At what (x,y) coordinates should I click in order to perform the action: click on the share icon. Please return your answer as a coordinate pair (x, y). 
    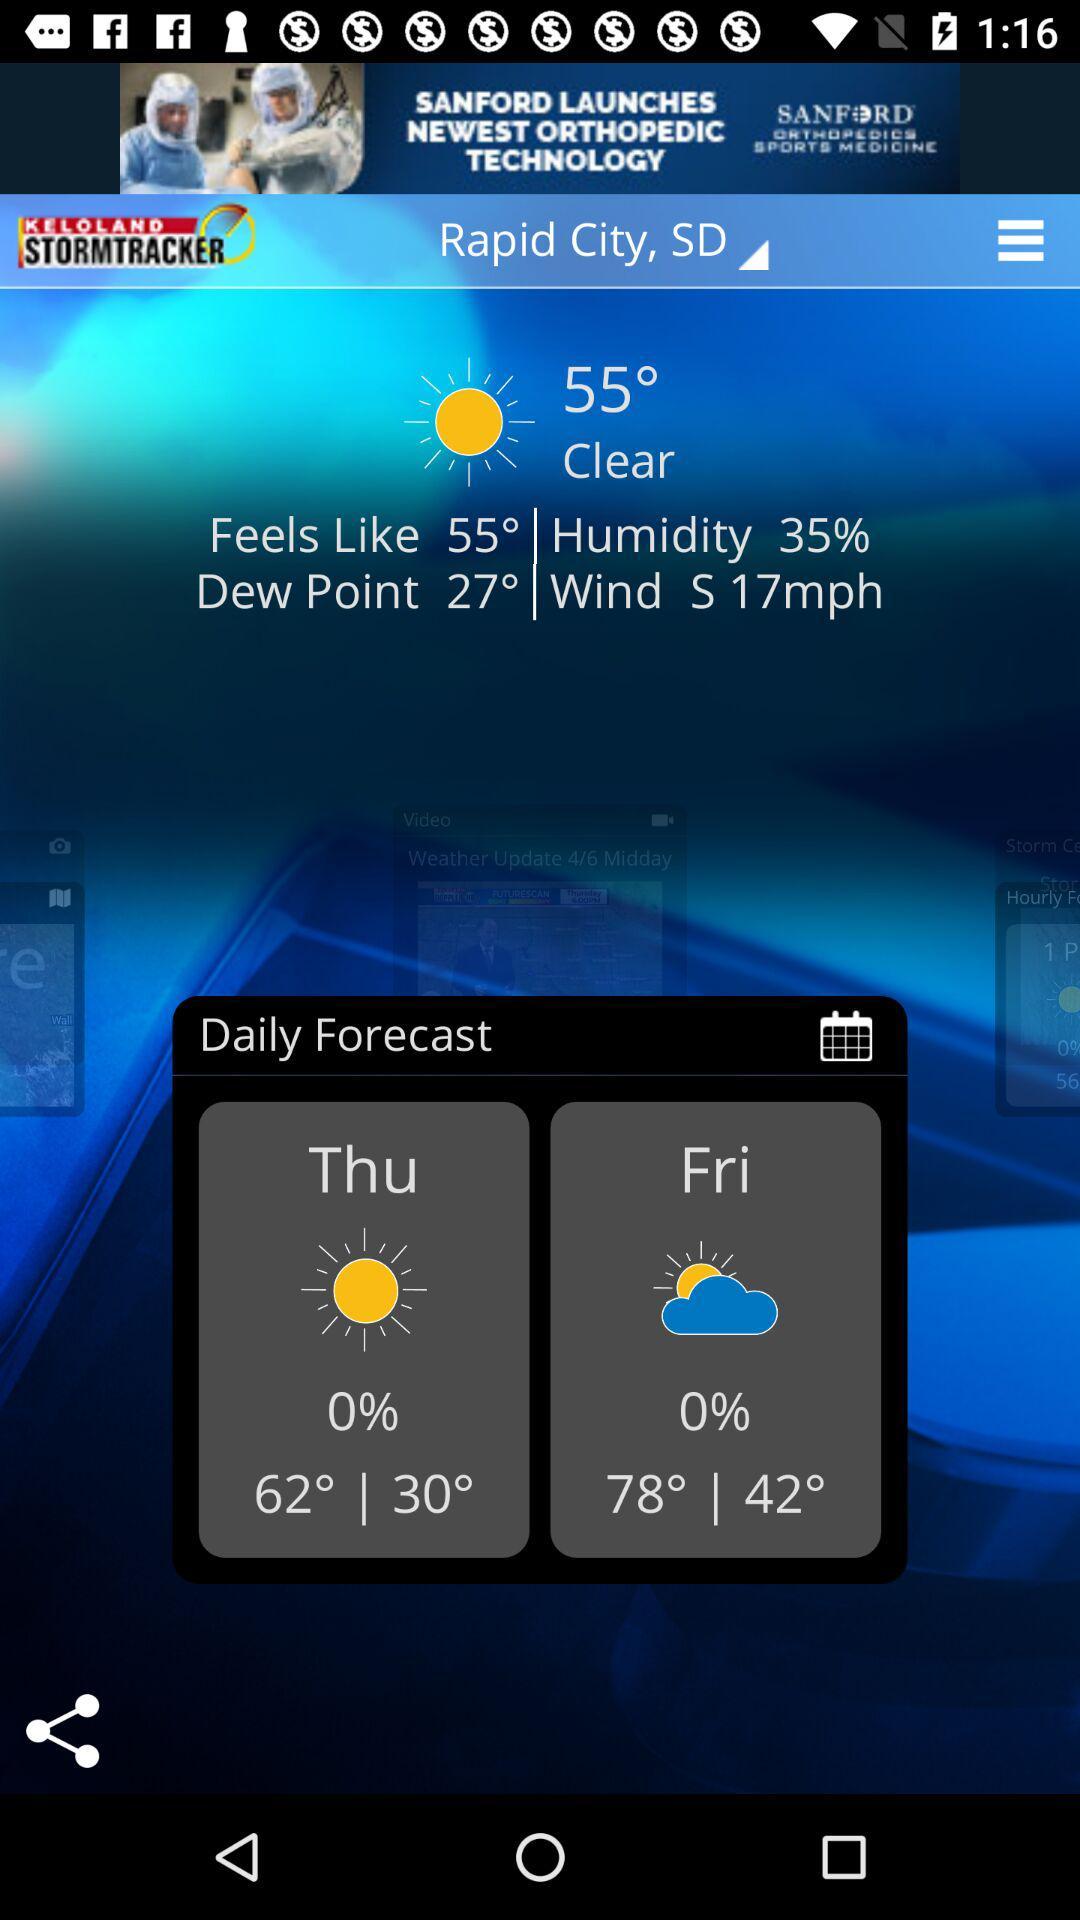
    Looking at the image, I should click on (61, 1730).